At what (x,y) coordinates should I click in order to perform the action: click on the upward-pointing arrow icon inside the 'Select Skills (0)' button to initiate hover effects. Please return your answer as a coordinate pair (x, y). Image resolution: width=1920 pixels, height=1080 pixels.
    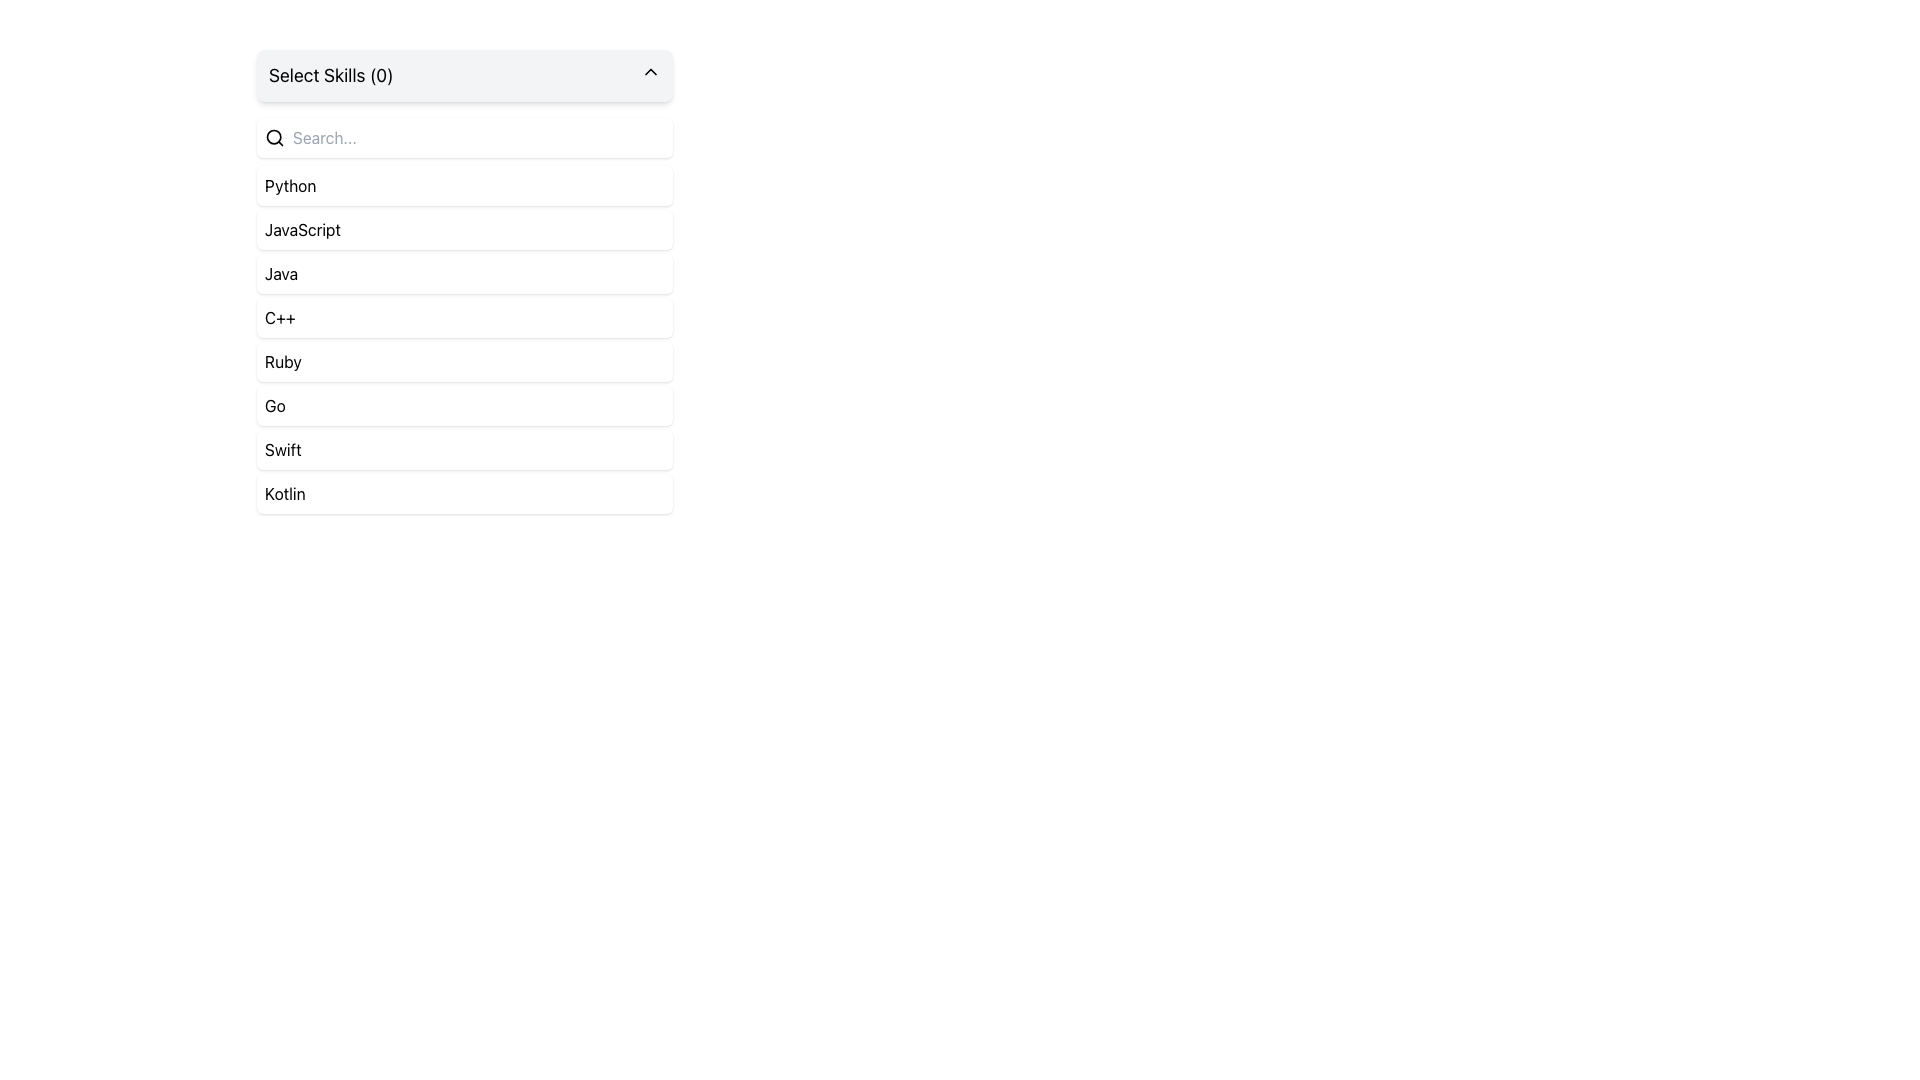
    Looking at the image, I should click on (651, 71).